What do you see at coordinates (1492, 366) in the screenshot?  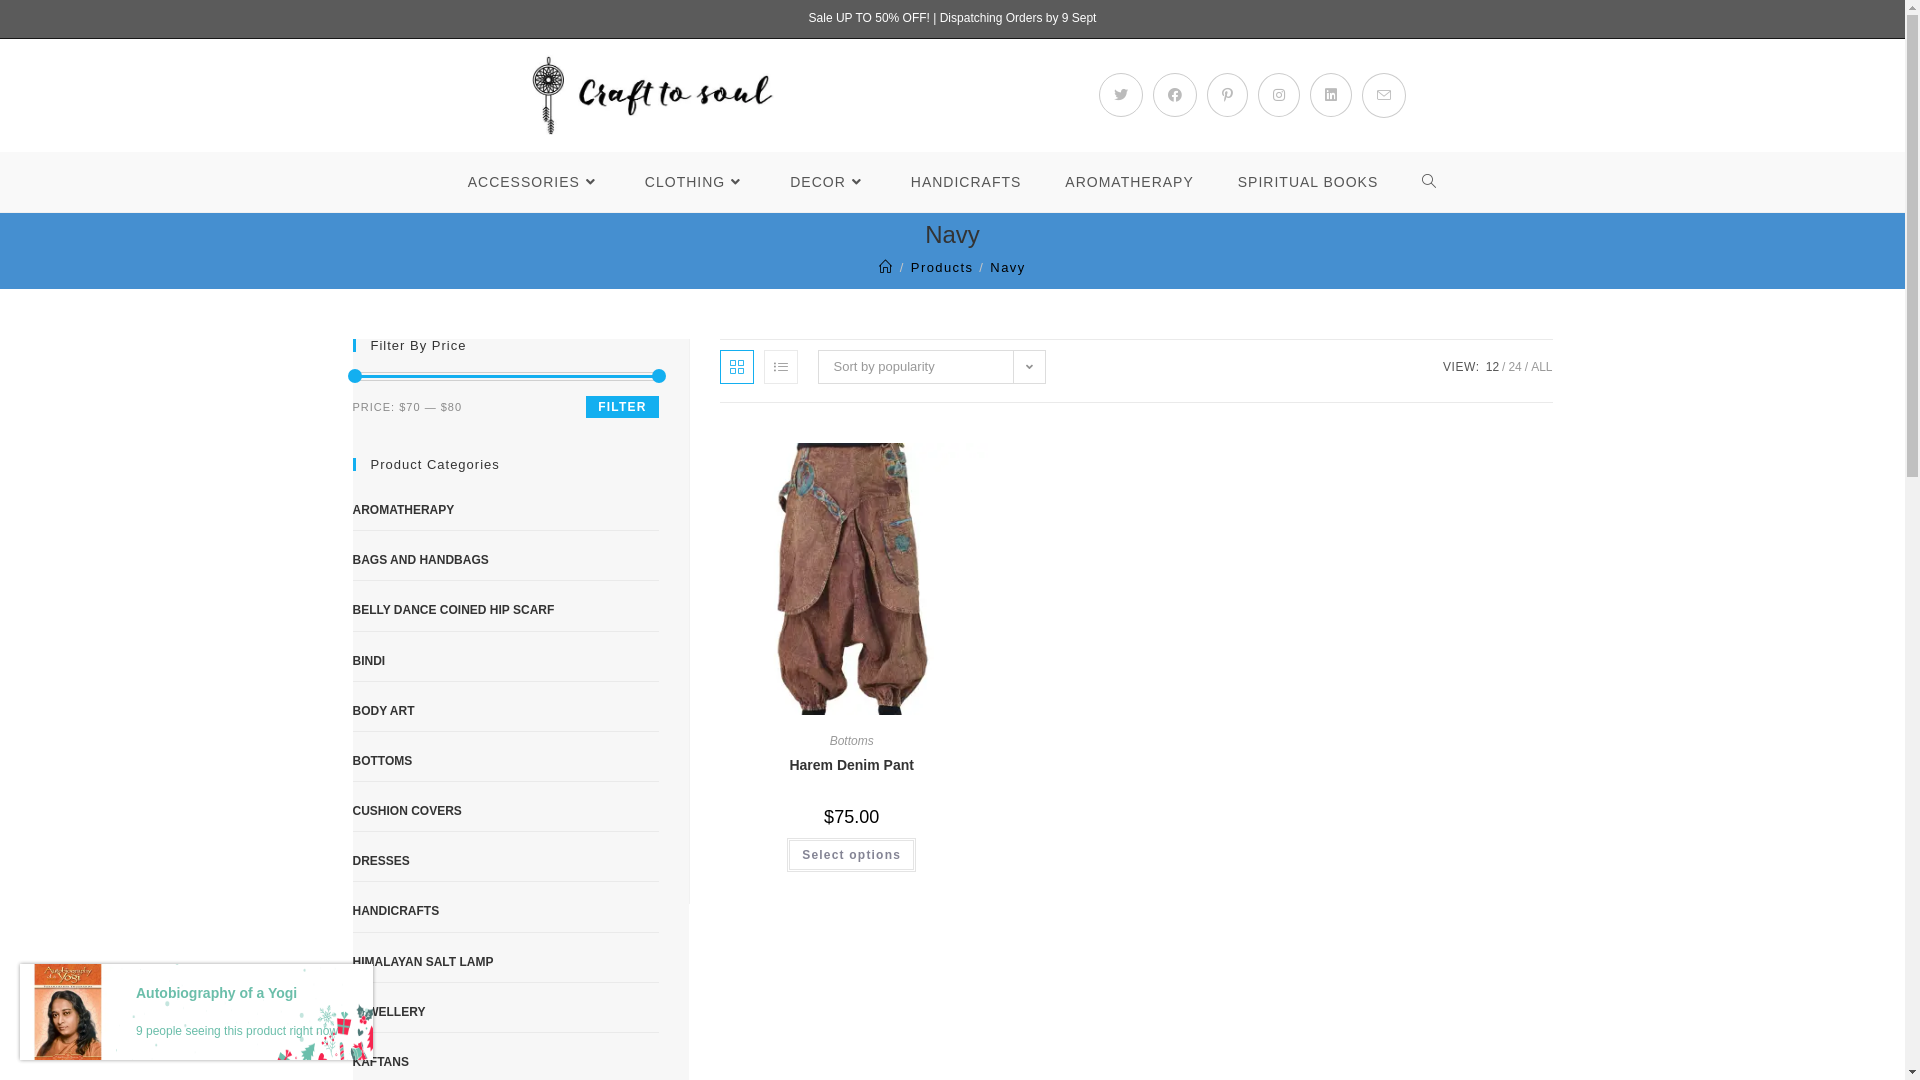 I see `'12'` at bounding box center [1492, 366].